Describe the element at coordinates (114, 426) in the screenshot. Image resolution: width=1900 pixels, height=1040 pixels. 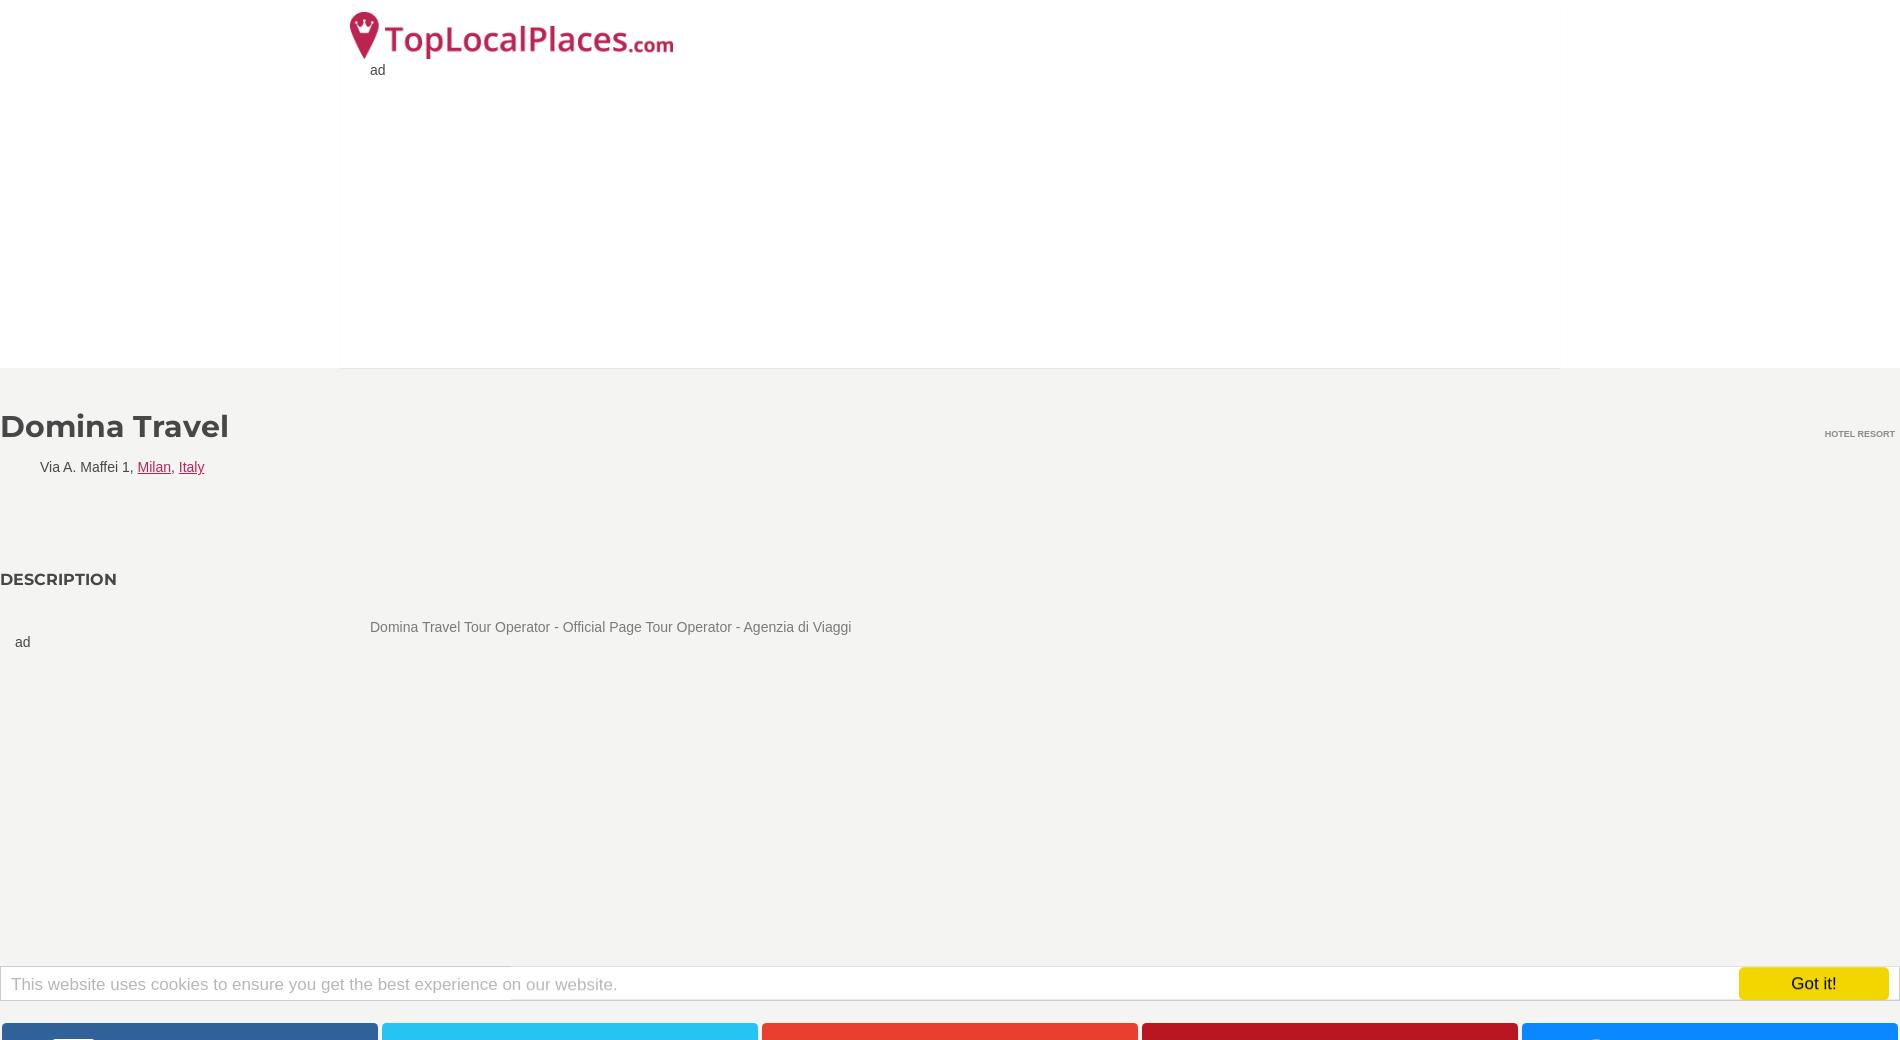
I see `'Domina Travel'` at that location.